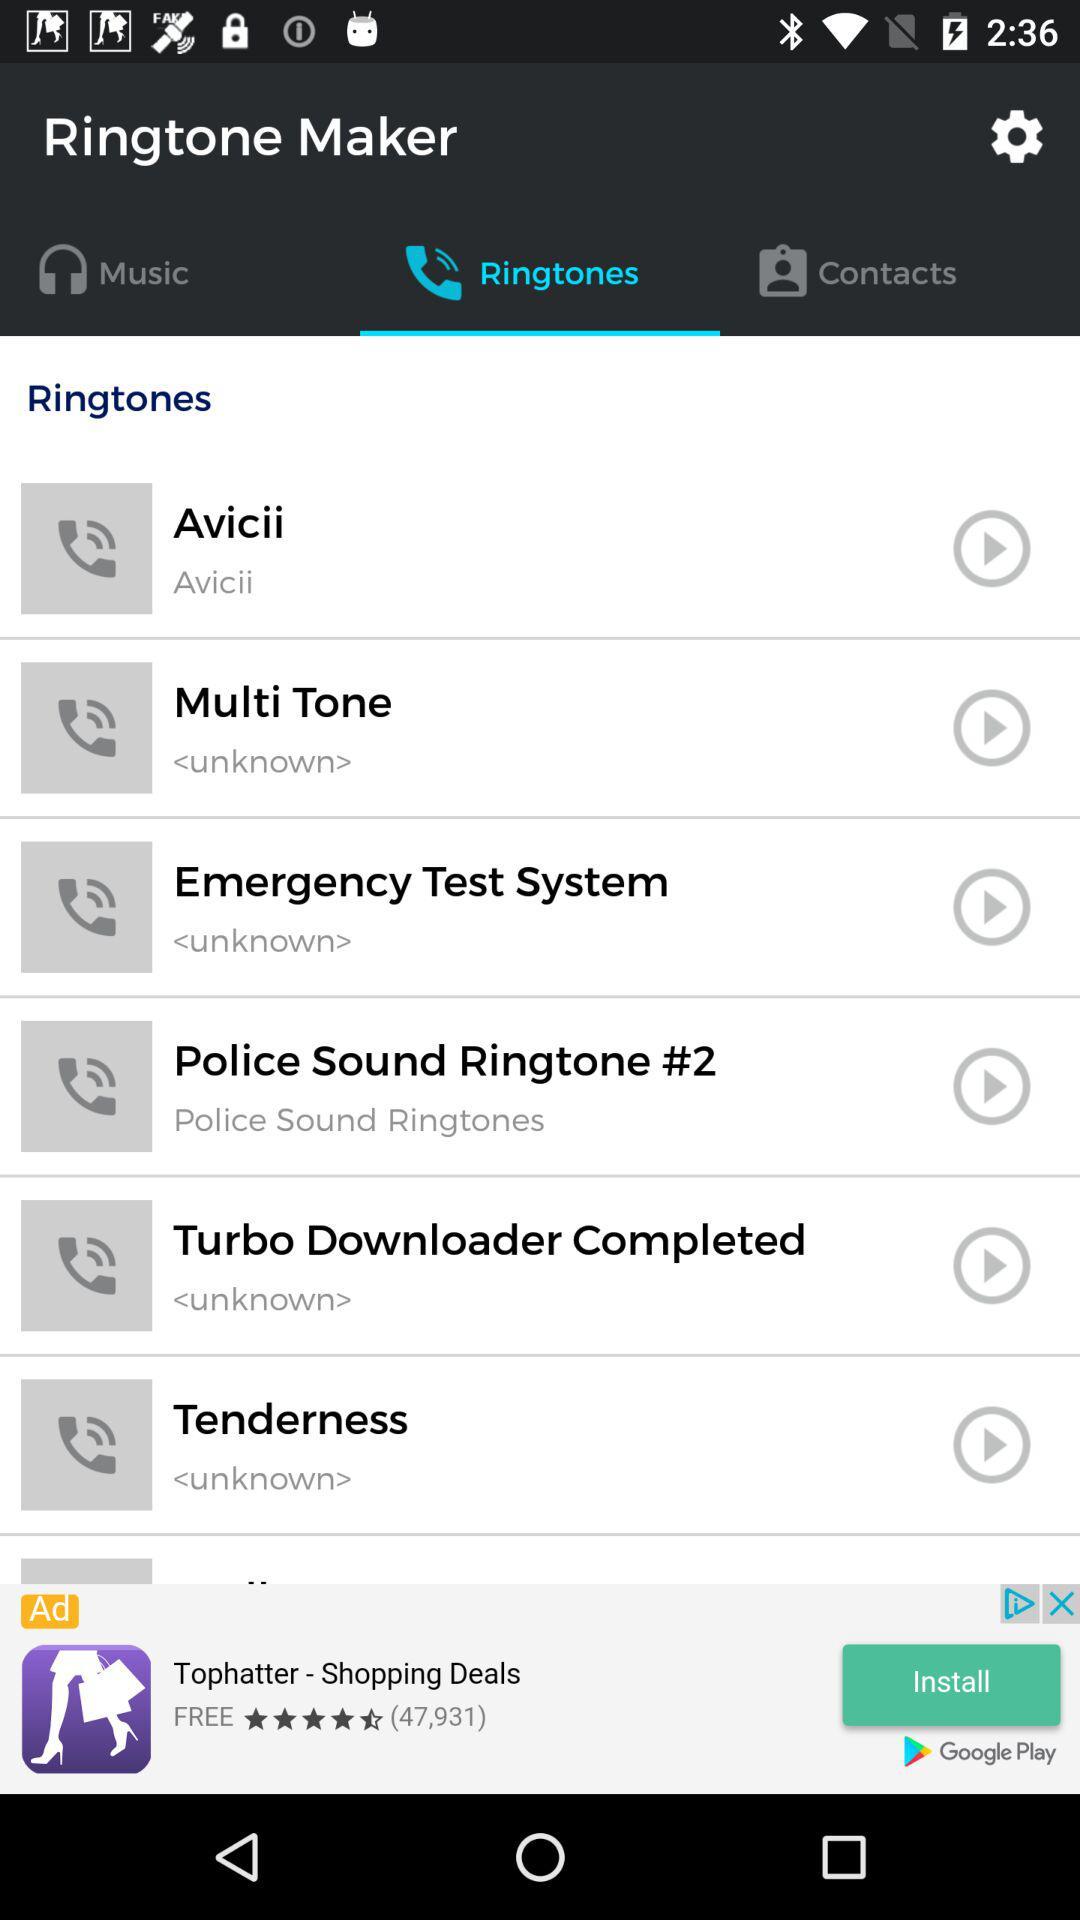 The height and width of the screenshot is (1920, 1080). What do you see at coordinates (991, 906) in the screenshot?
I see `to play music` at bounding box center [991, 906].